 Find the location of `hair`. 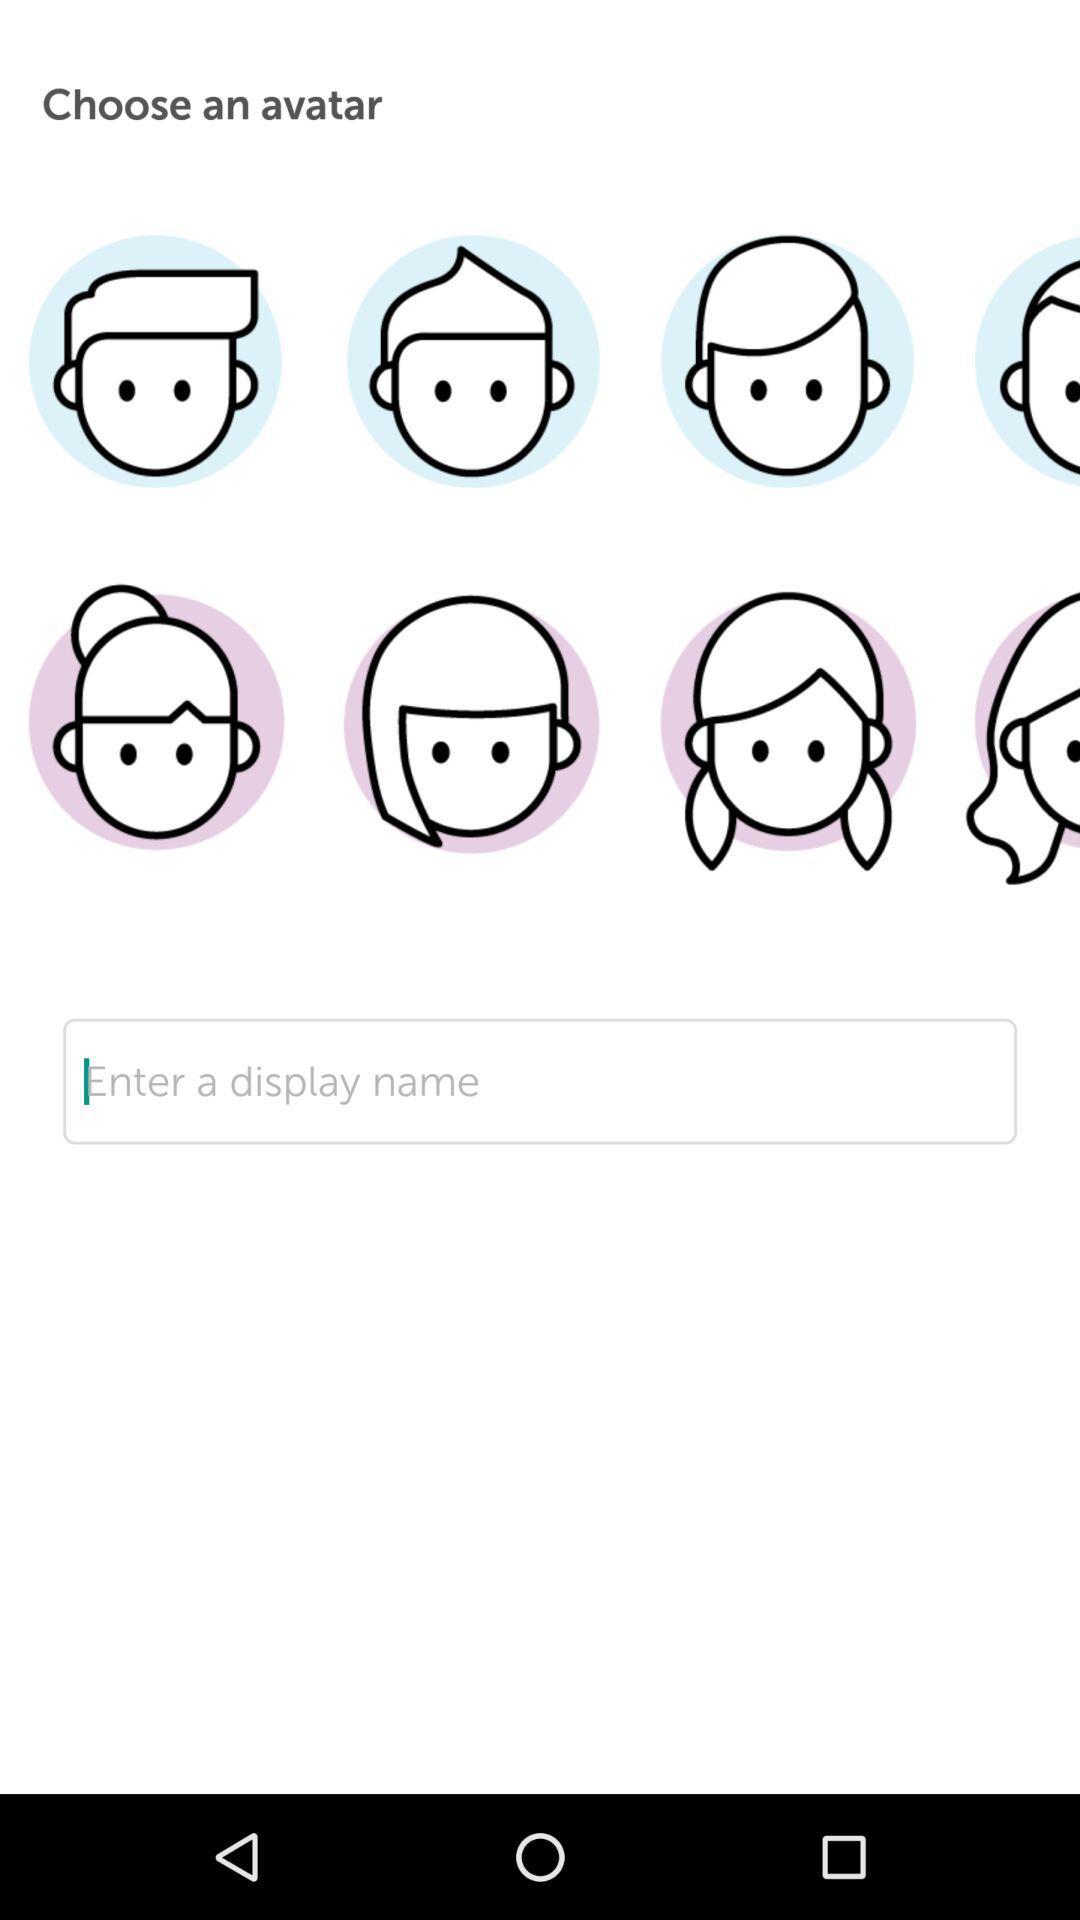

hair is located at coordinates (472, 752).